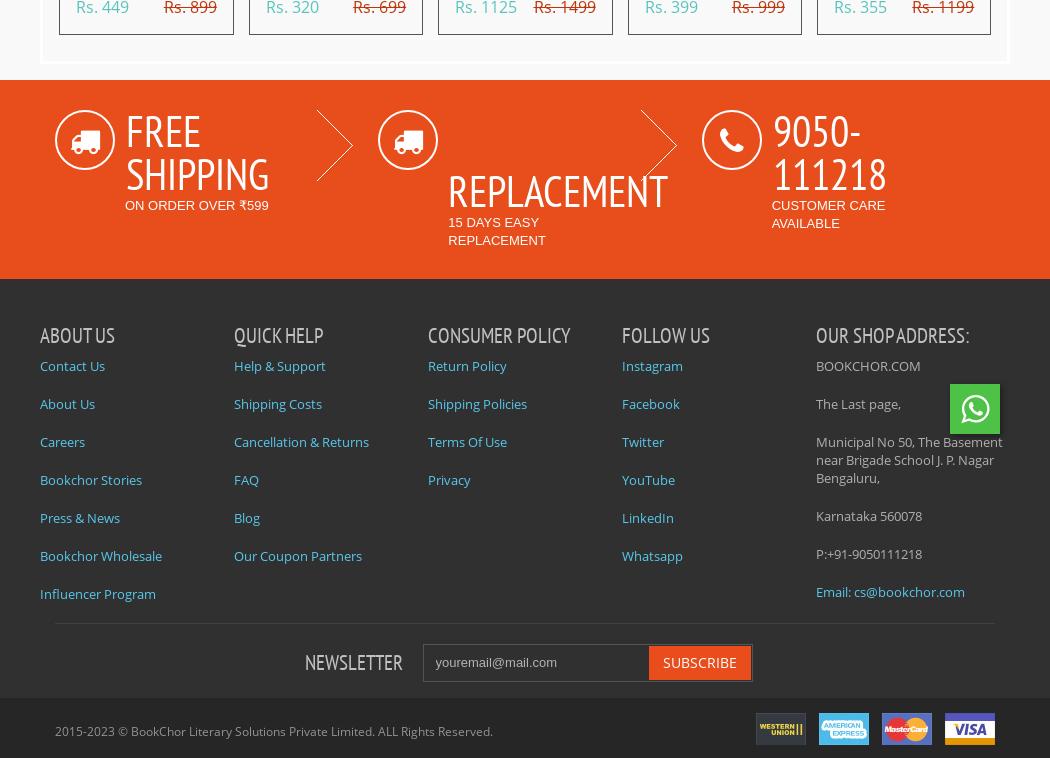  Describe the element at coordinates (495, 230) in the screenshot. I see `'15 days easy replacement'` at that location.